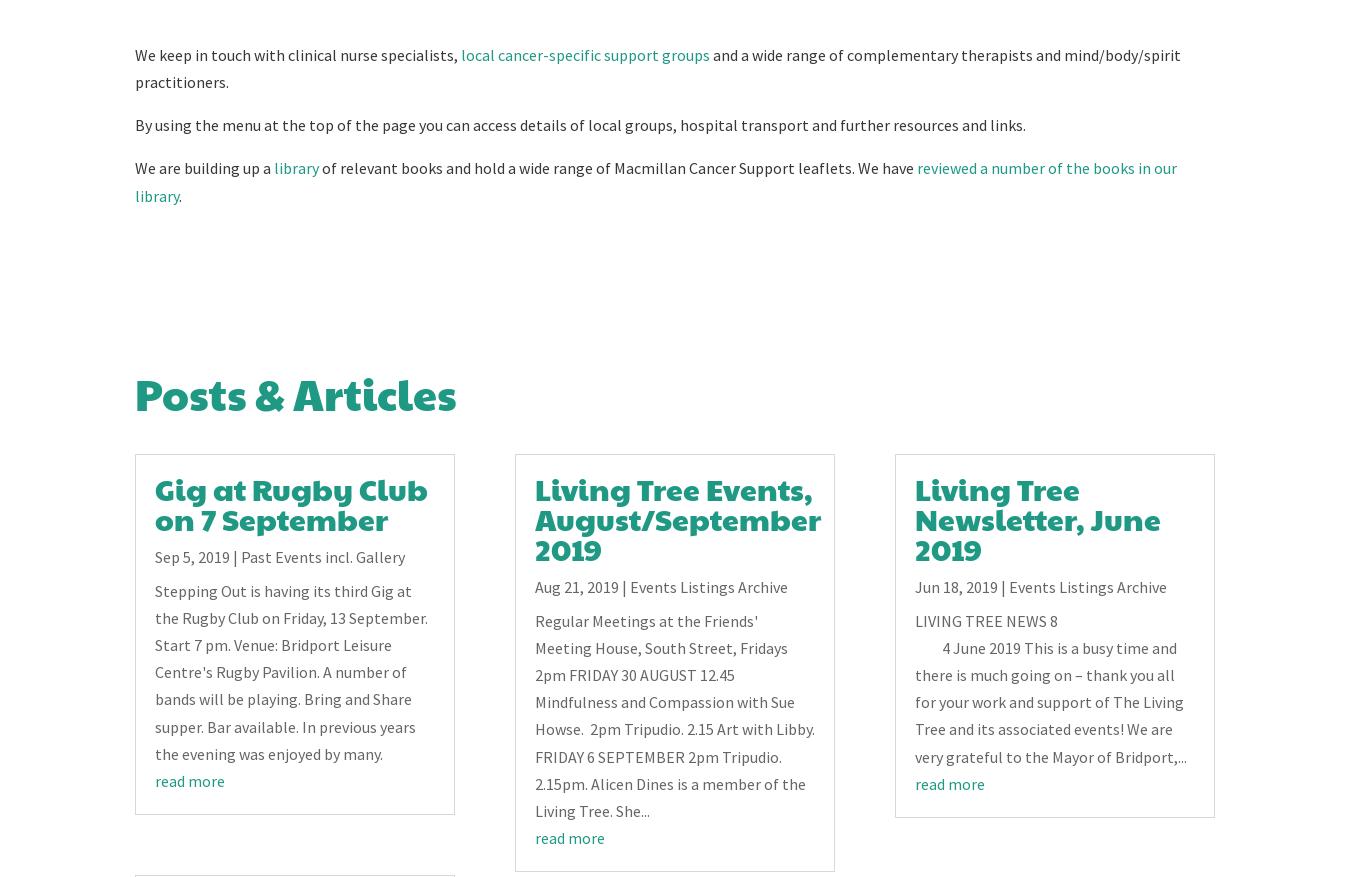 This screenshot has height=877, width=1350. What do you see at coordinates (135, 67) in the screenshot?
I see `'and a wide range of complementary therapists and mind/body/spirit practitioners.'` at bounding box center [135, 67].